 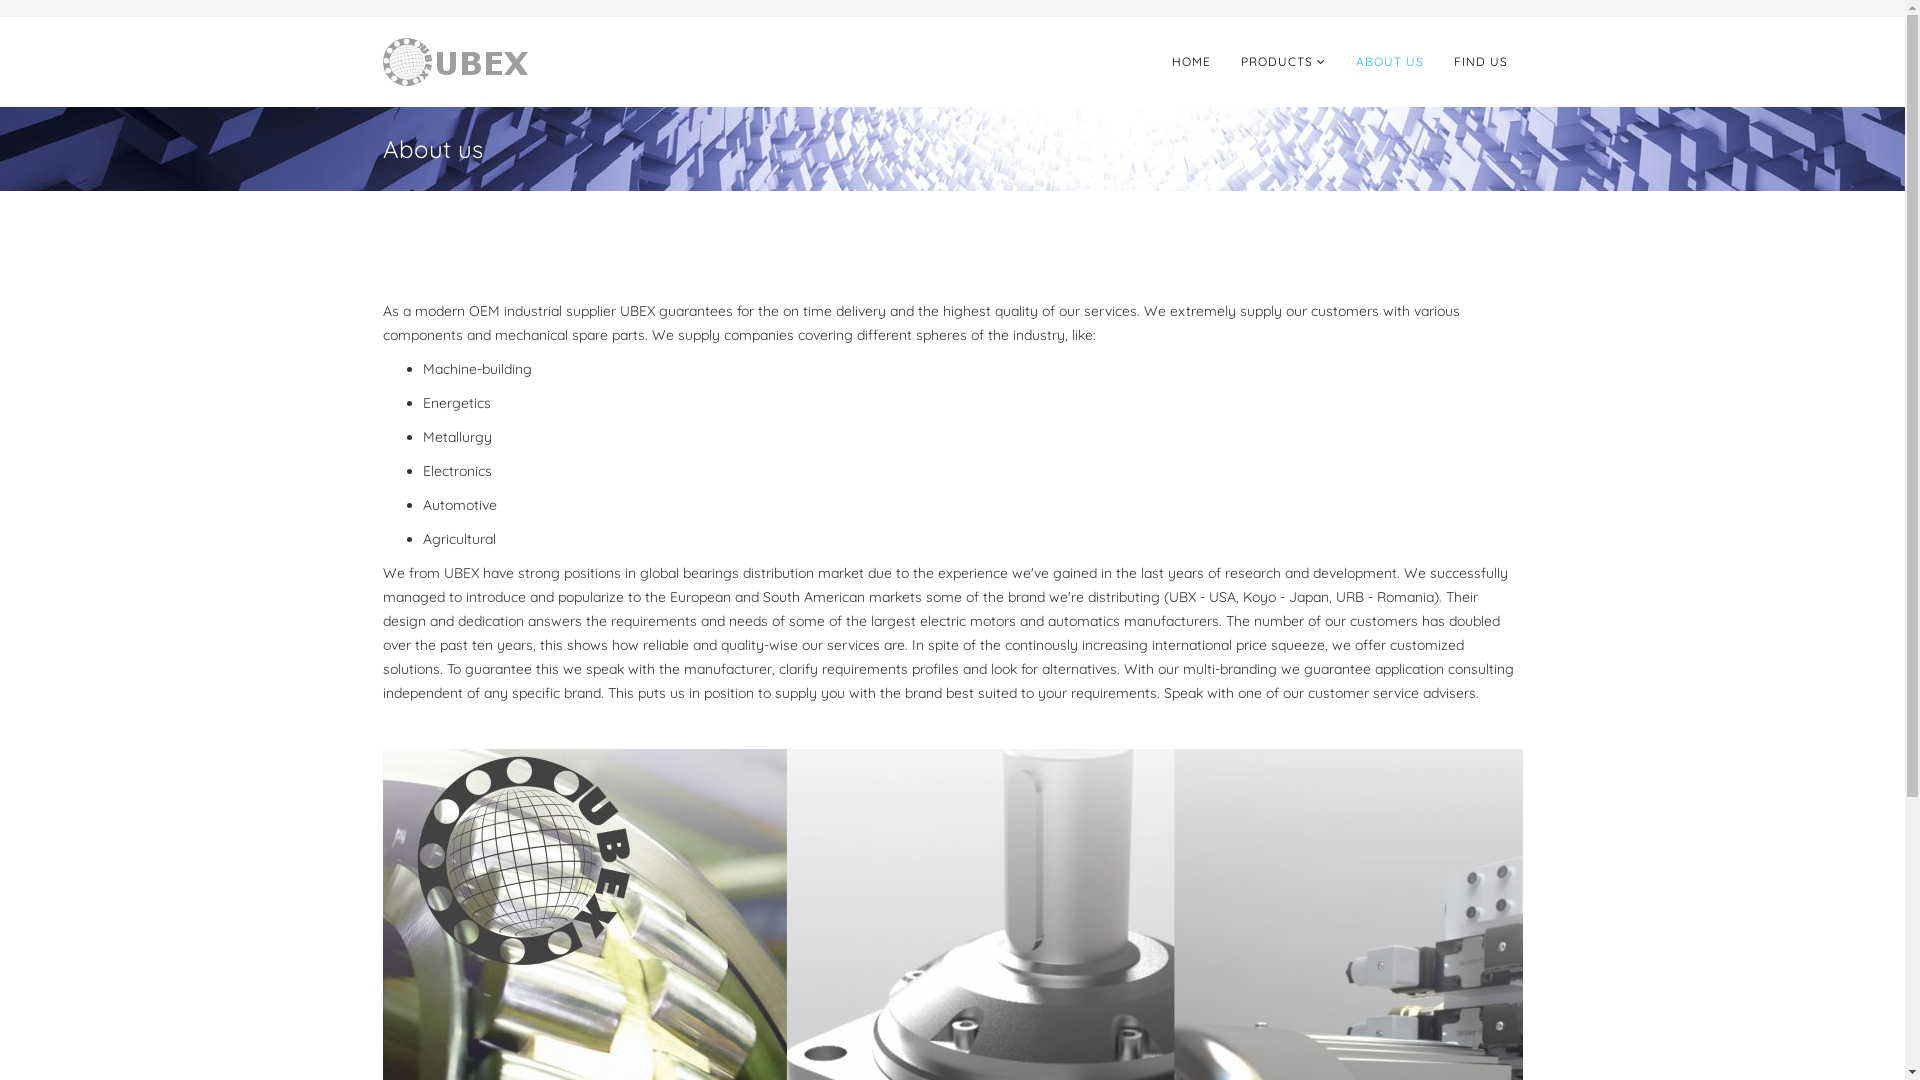 What do you see at coordinates (1479, 60) in the screenshot?
I see `'FIND US'` at bounding box center [1479, 60].